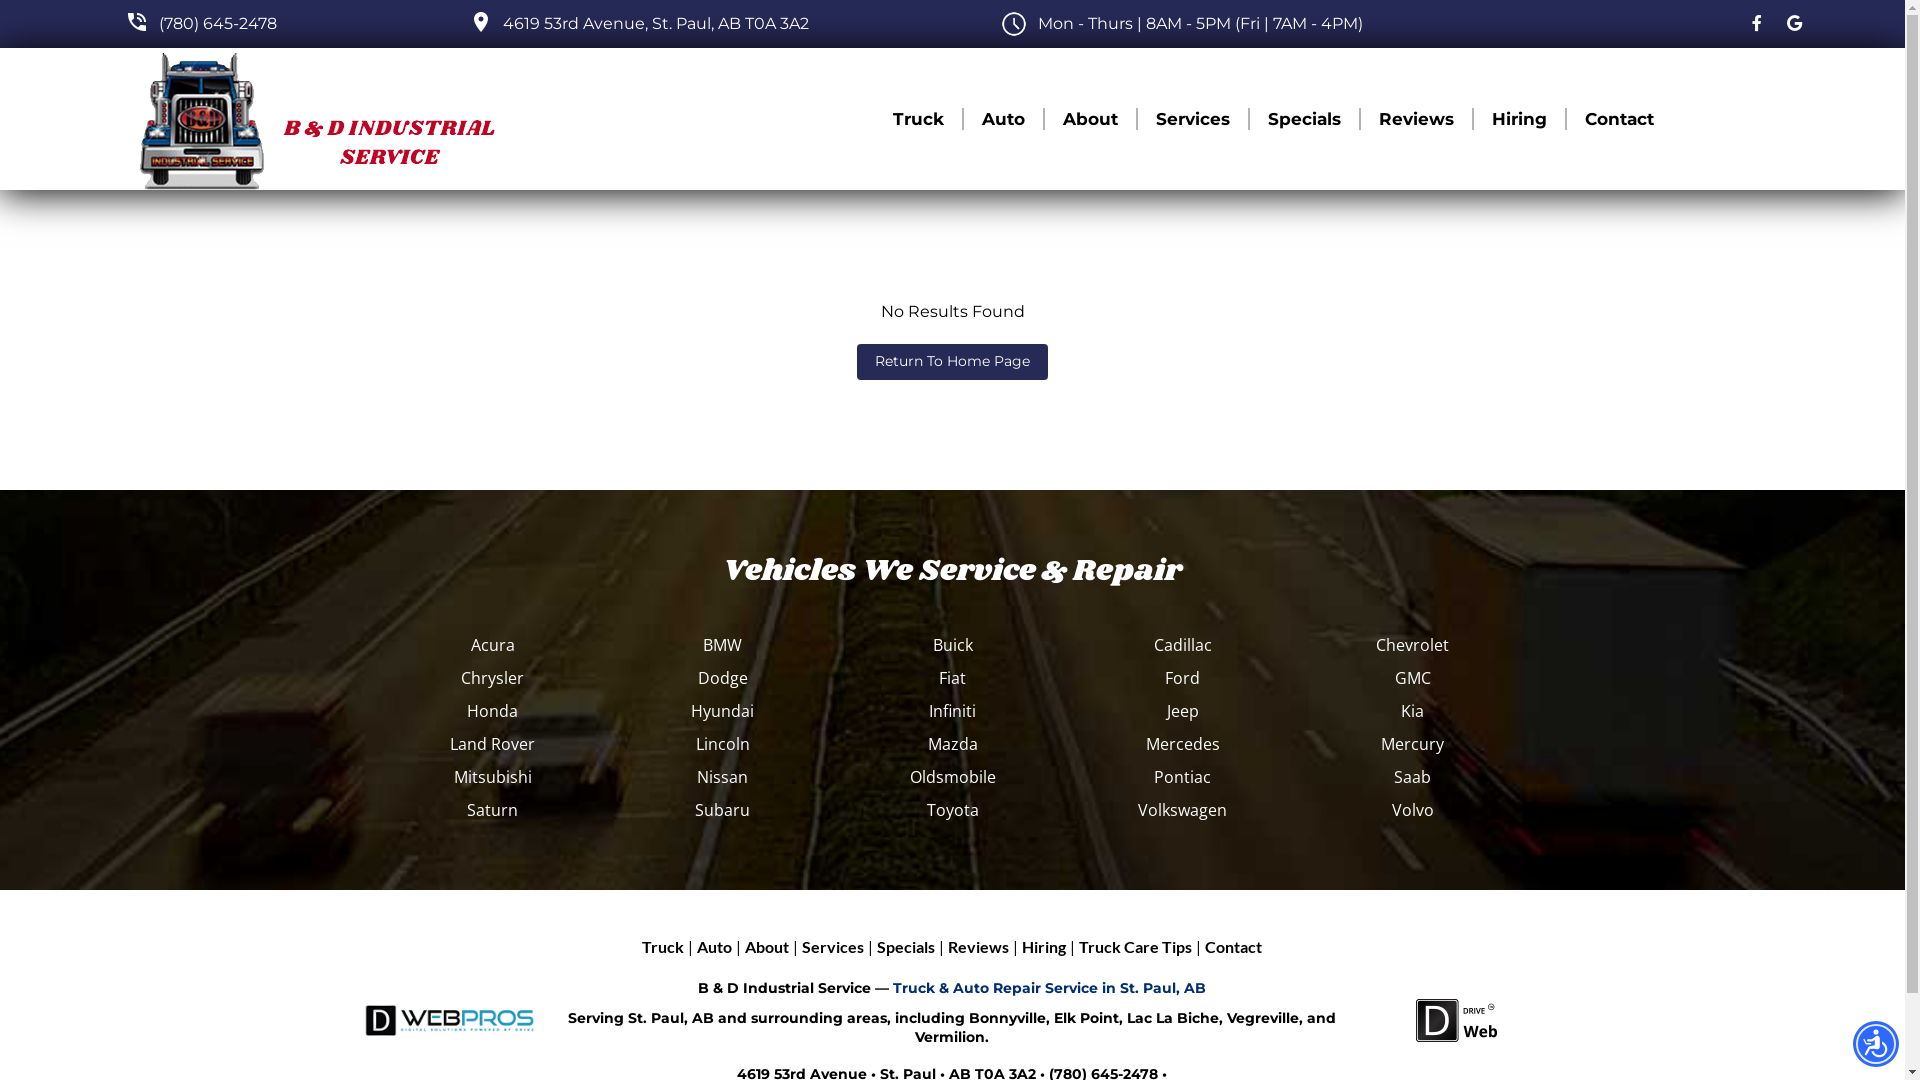 The width and height of the screenshot is (1920, 1080). What do you see at coordinates (722, 709) in the screenshot?
I see `'Hyundai'` at bounding box center [722, 709].